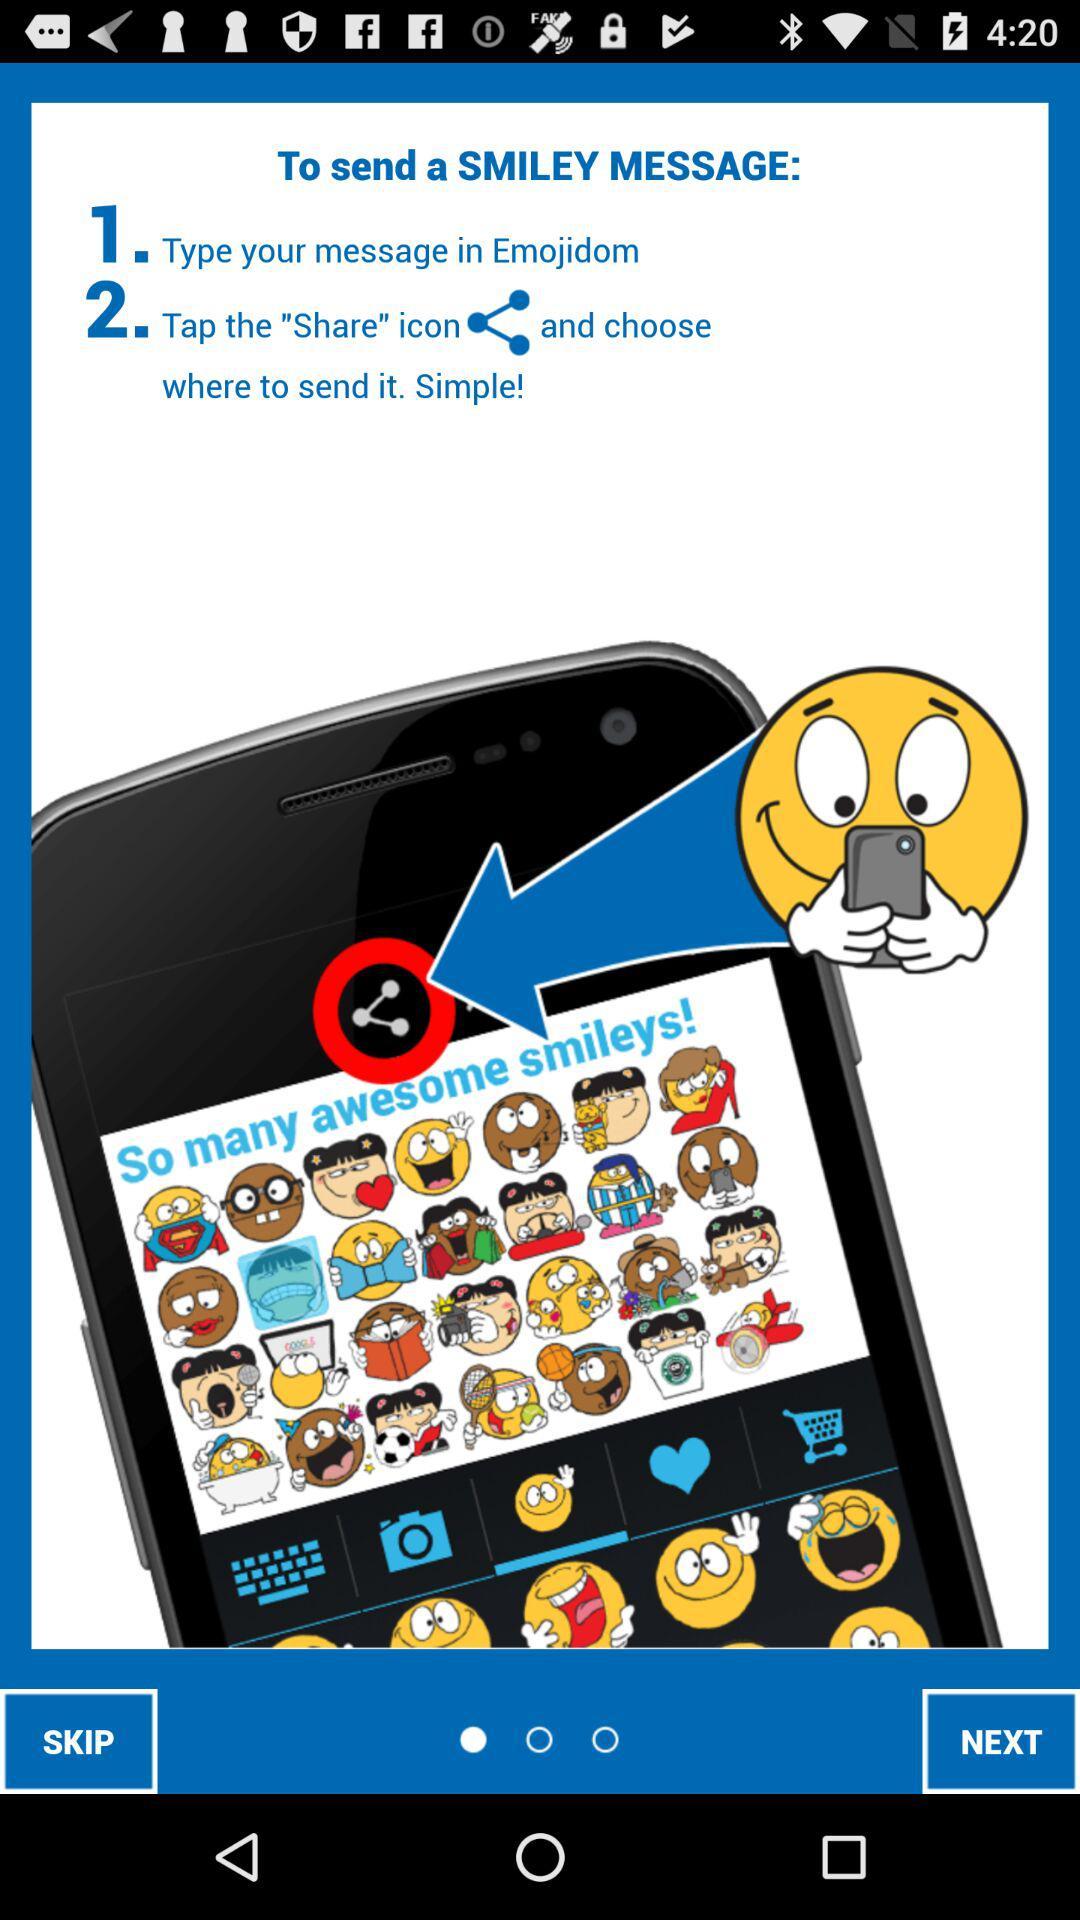 This screenshot has width=1080, height=1920. Describe the element at coordinates (1001, 1740) in the screenshot. I see `next icon` at that location.